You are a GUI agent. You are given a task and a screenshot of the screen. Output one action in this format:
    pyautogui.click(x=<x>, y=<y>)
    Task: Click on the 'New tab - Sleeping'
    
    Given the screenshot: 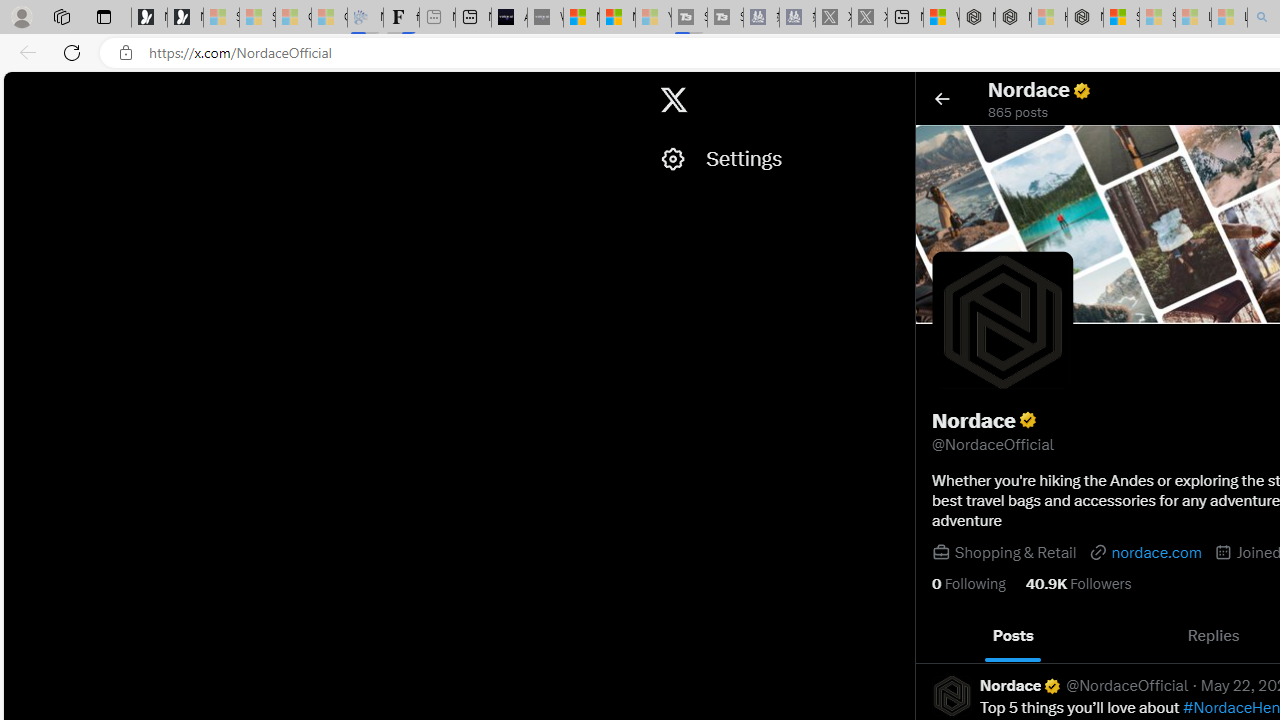 What is the action you would take?
    pyautogui.click(x=436, y=17)
    